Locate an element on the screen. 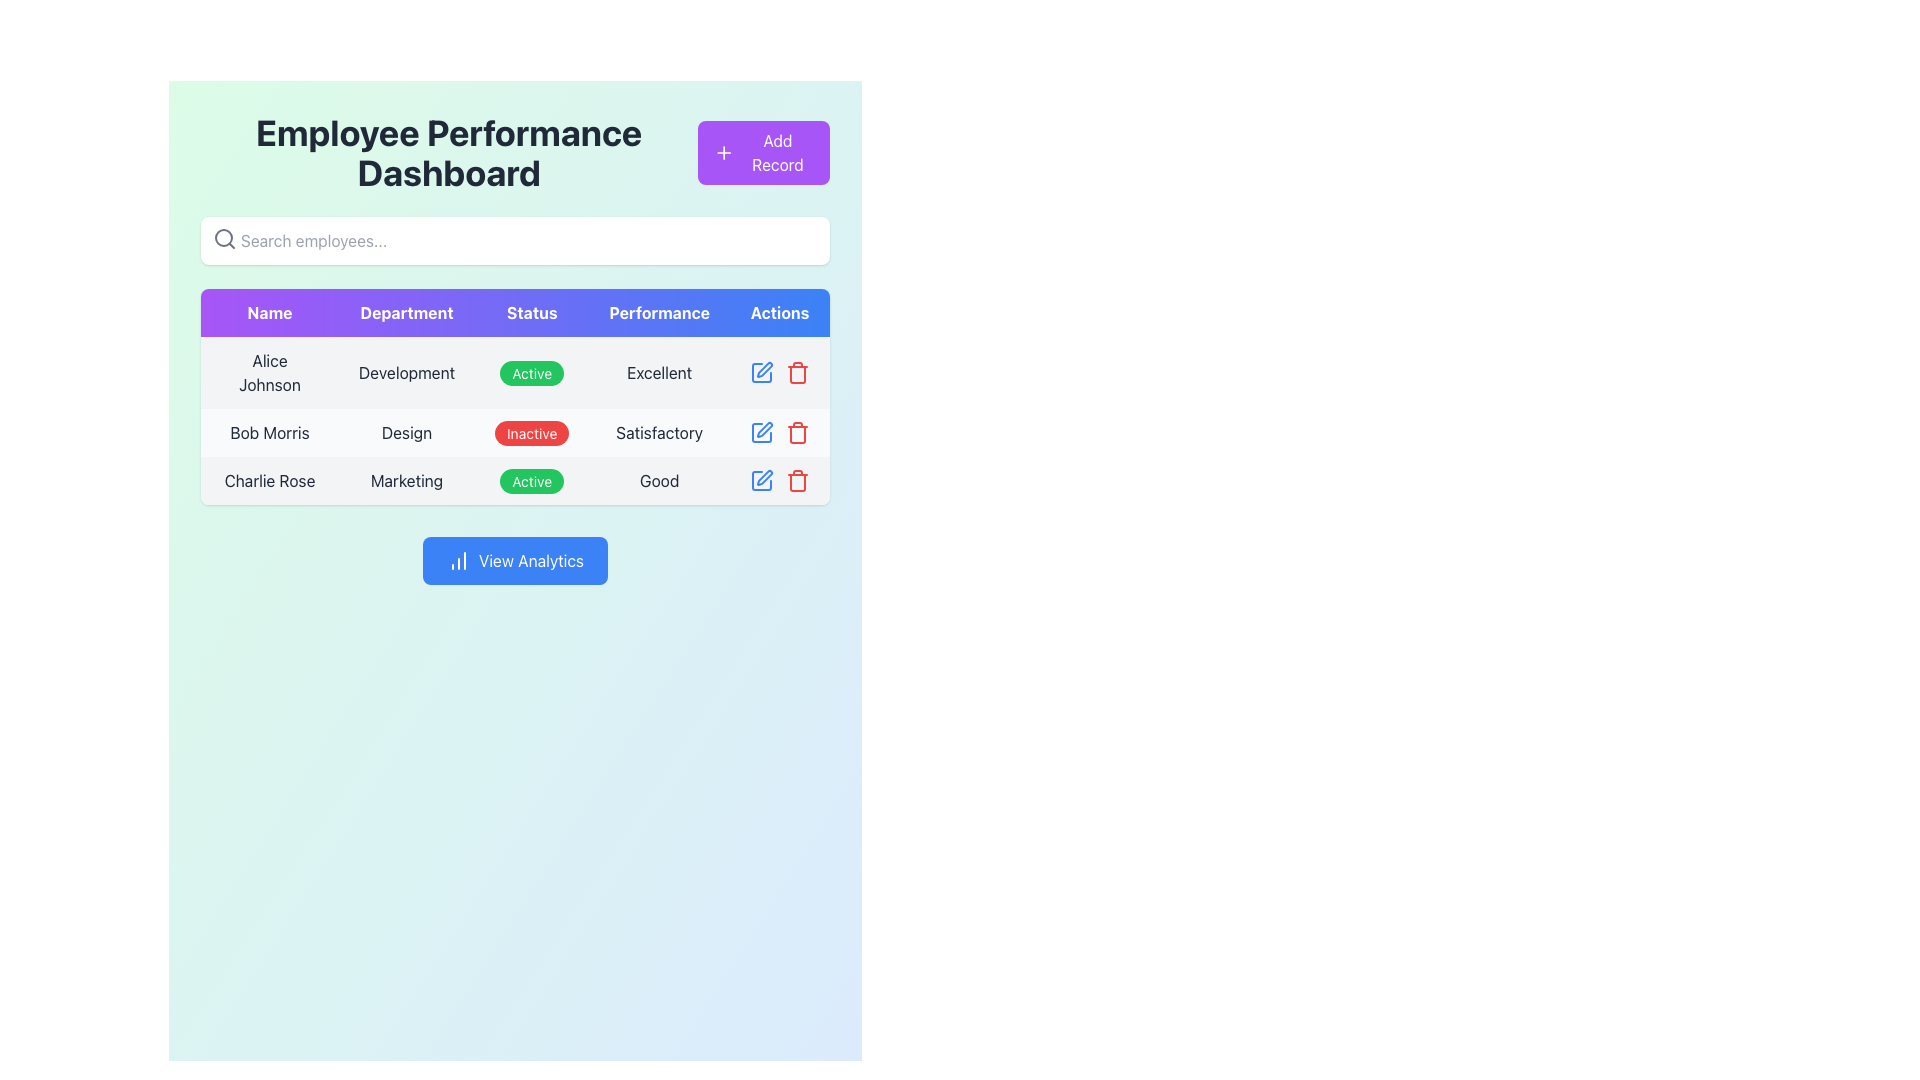 The image size is (1920, 1080). the pencil icon in the Actions column of the third row to initiate editing of the corresponding record is located at coordinates (762, 478).